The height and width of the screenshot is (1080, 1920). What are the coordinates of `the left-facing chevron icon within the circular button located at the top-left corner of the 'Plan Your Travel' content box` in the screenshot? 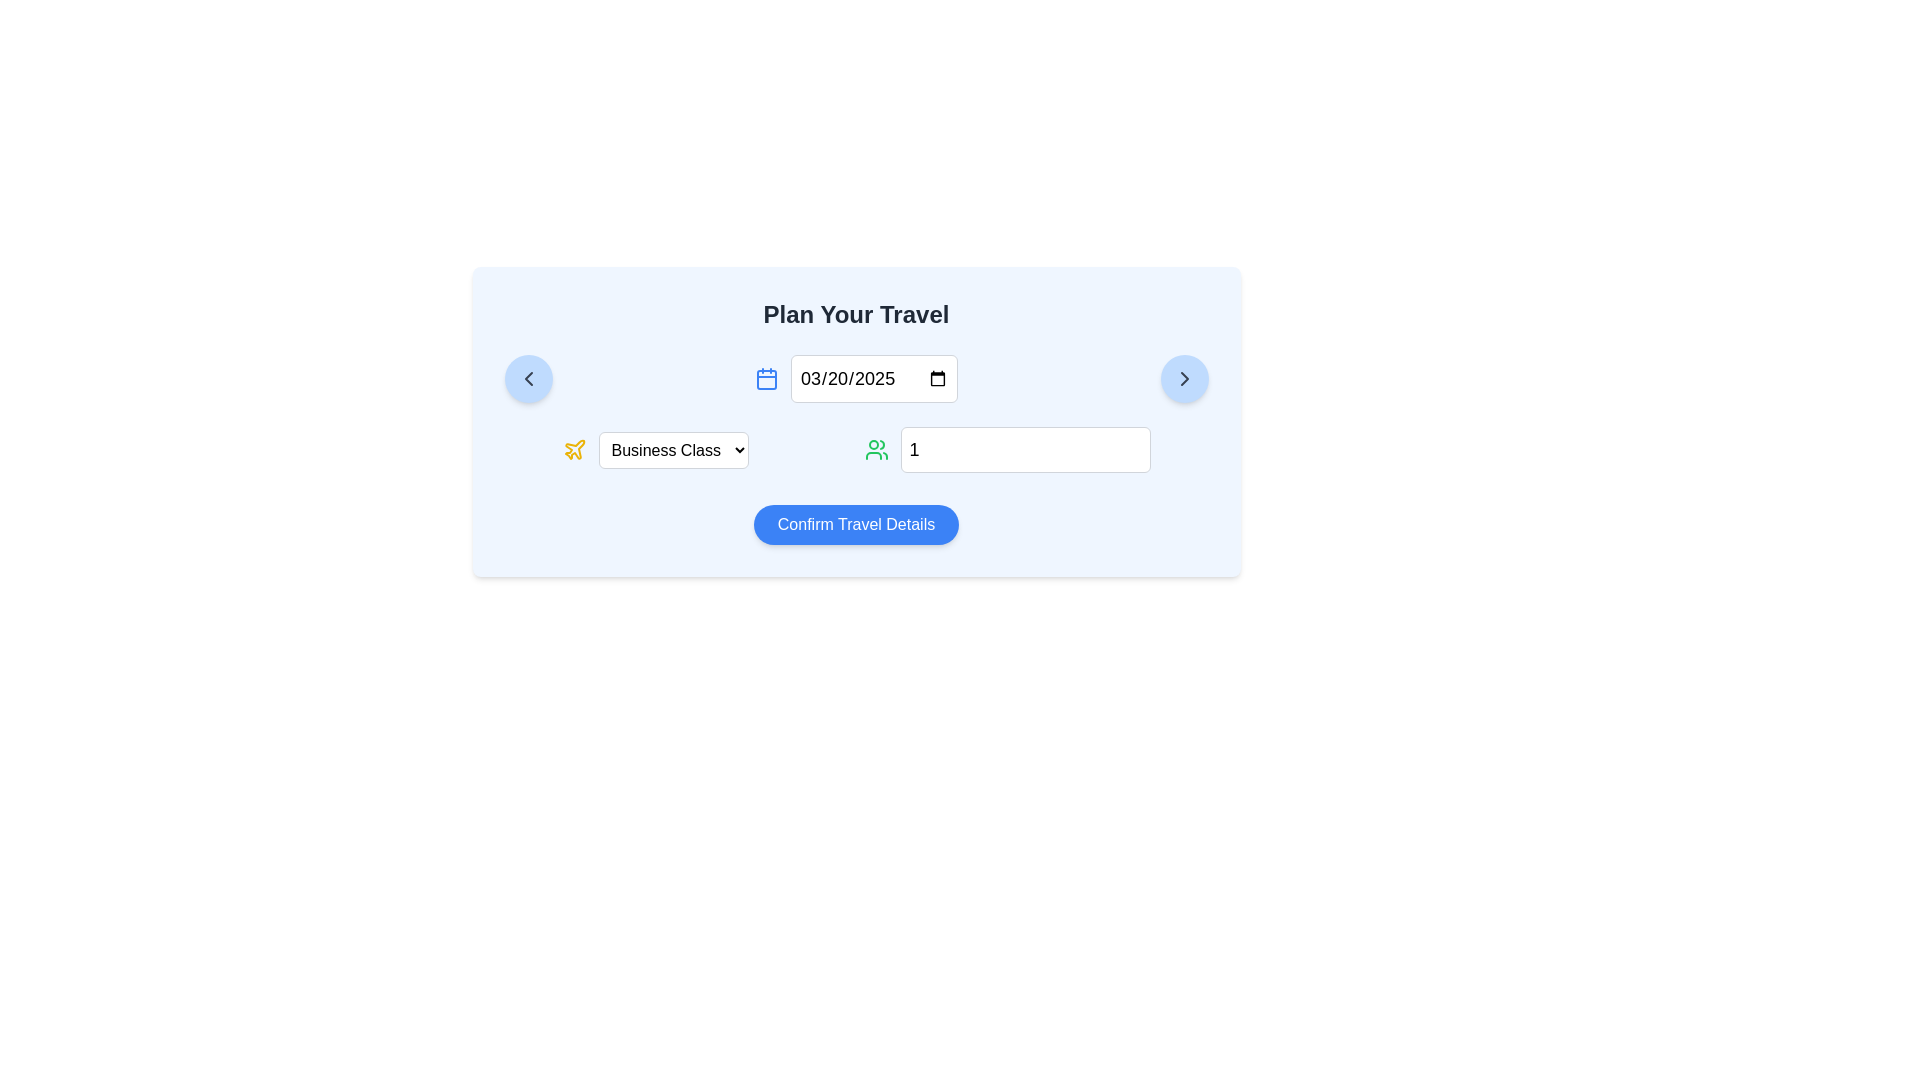 It's located at (528, 378).